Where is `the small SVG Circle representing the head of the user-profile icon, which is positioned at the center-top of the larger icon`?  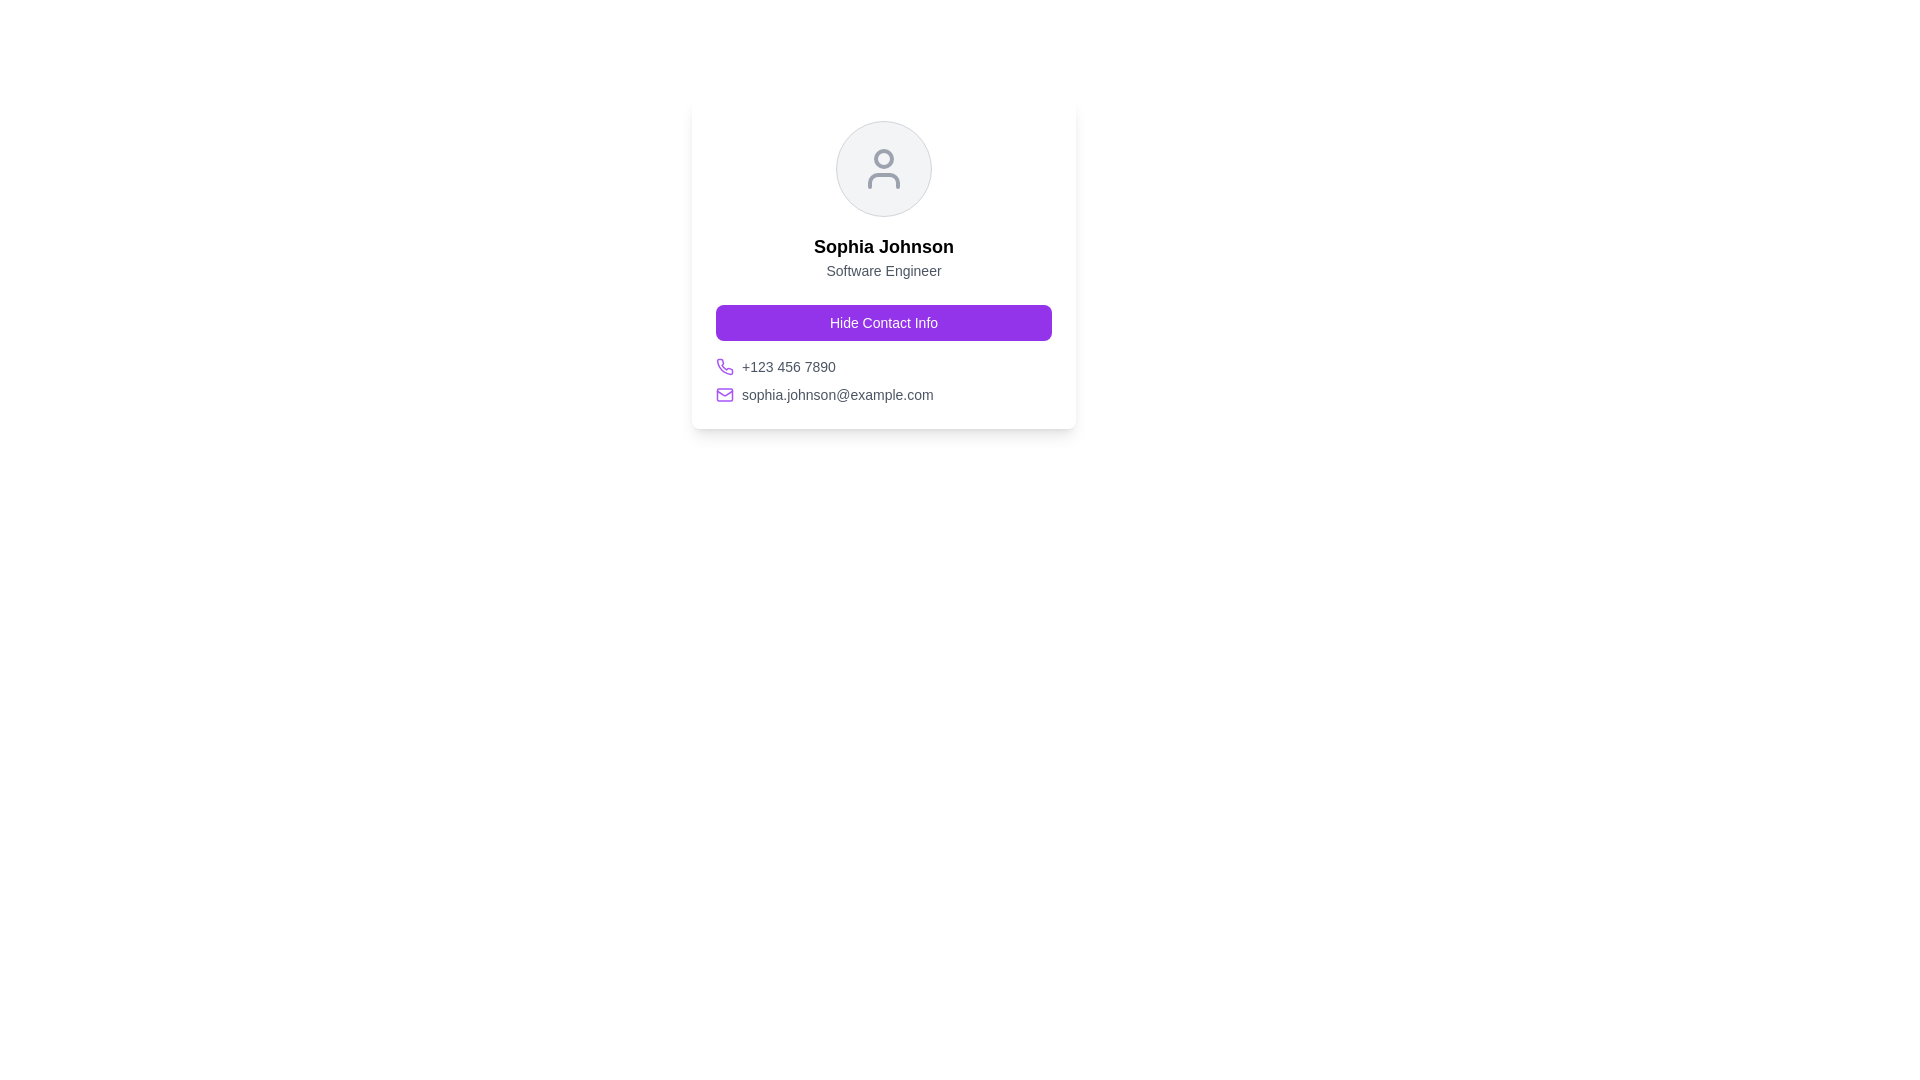
the small SVG Circle representing the head of the user-profile icon, which is positioned at the center-top of the larger icon is located at coordinates (882, 157).